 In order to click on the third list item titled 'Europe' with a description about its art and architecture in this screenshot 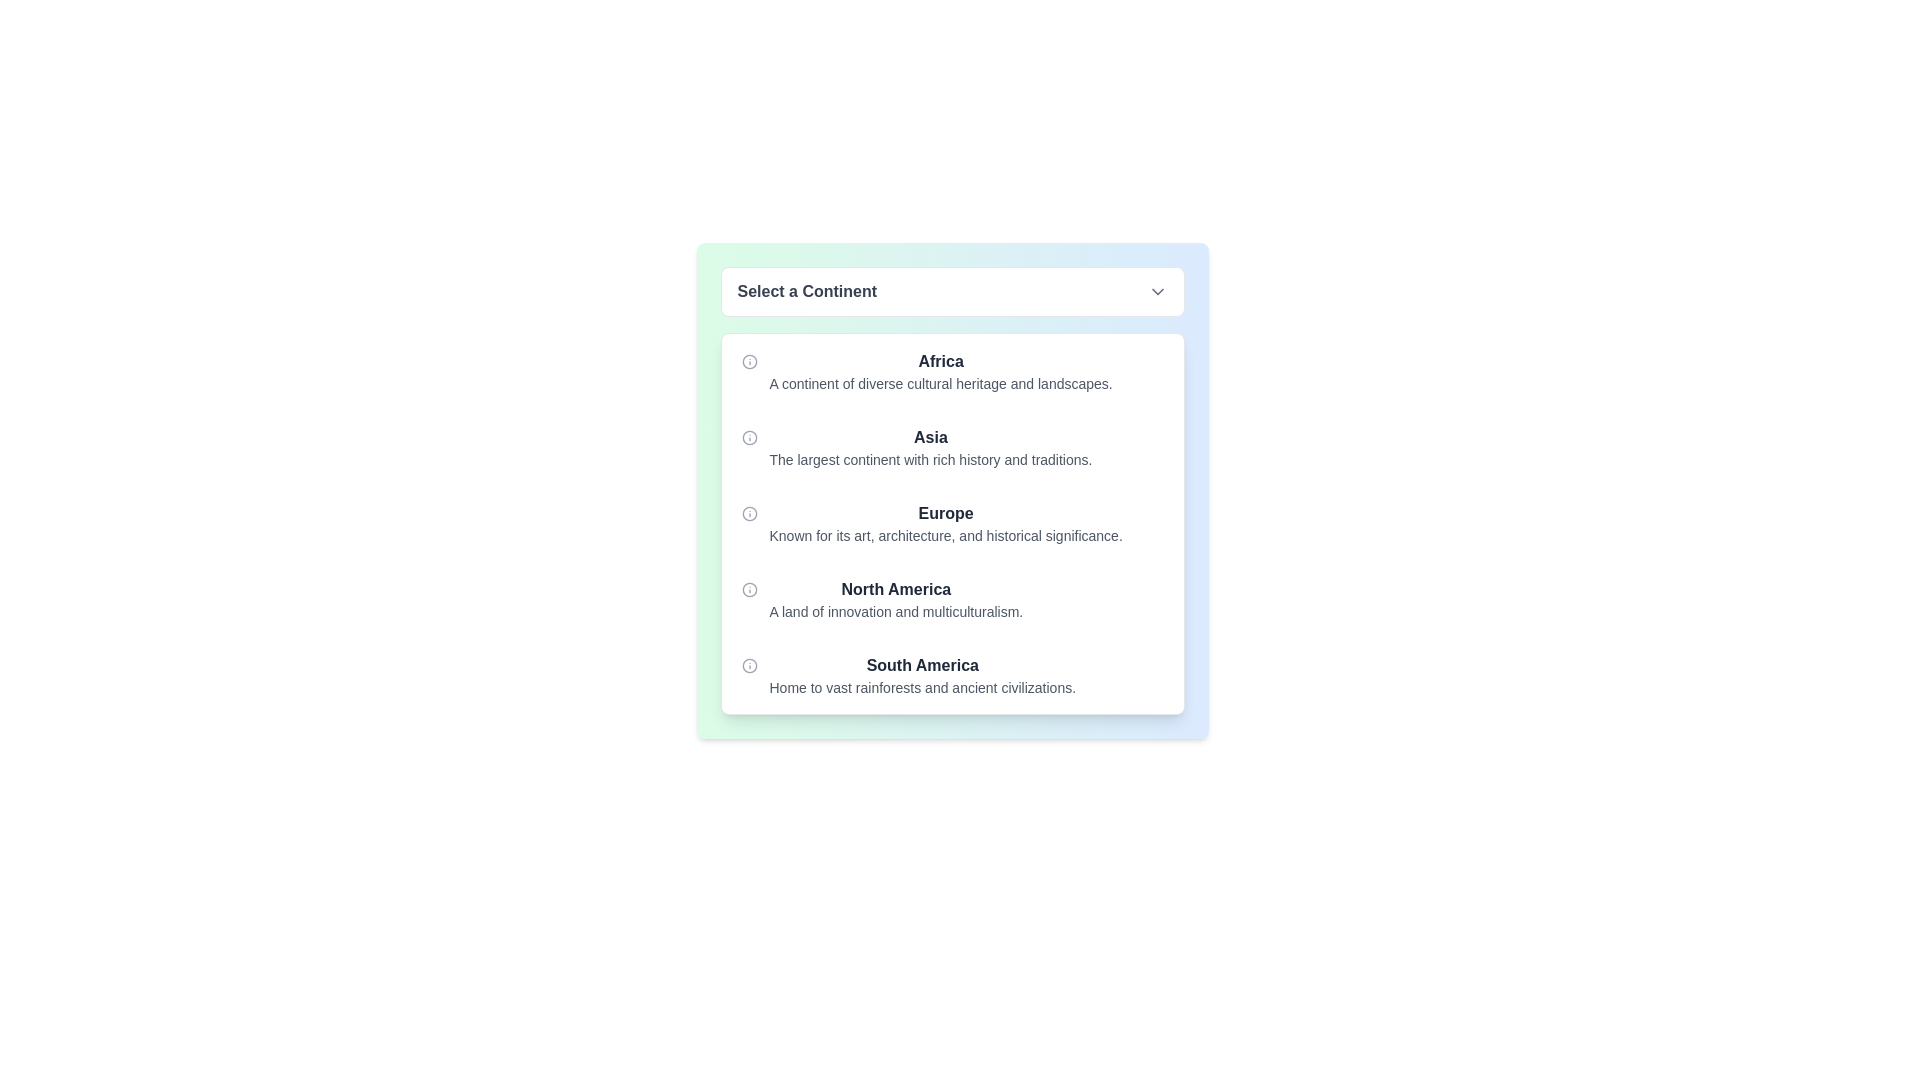, I will do `click(945, 523)`.